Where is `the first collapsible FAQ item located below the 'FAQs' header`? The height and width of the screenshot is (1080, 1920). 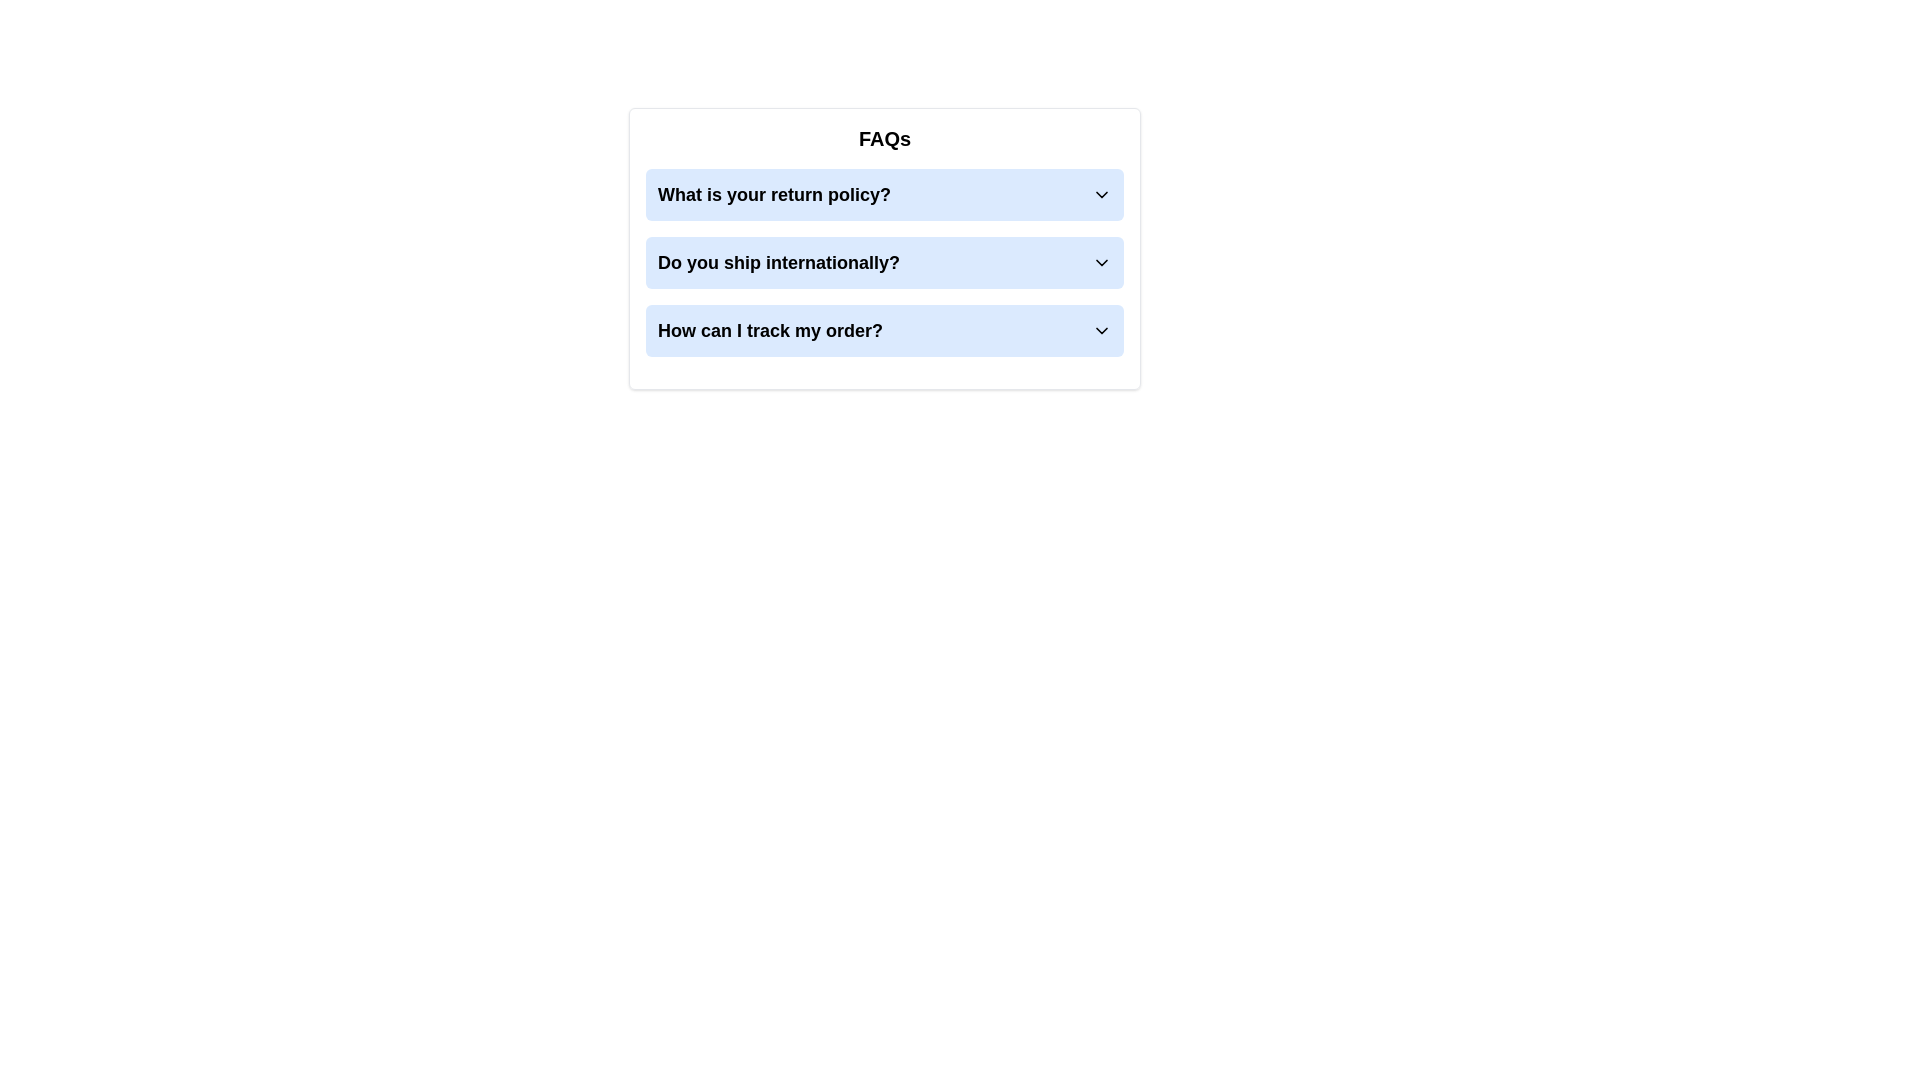
the first collapsible FAQ item located below the 'FAQs' header is located at coordinates (883, 195).